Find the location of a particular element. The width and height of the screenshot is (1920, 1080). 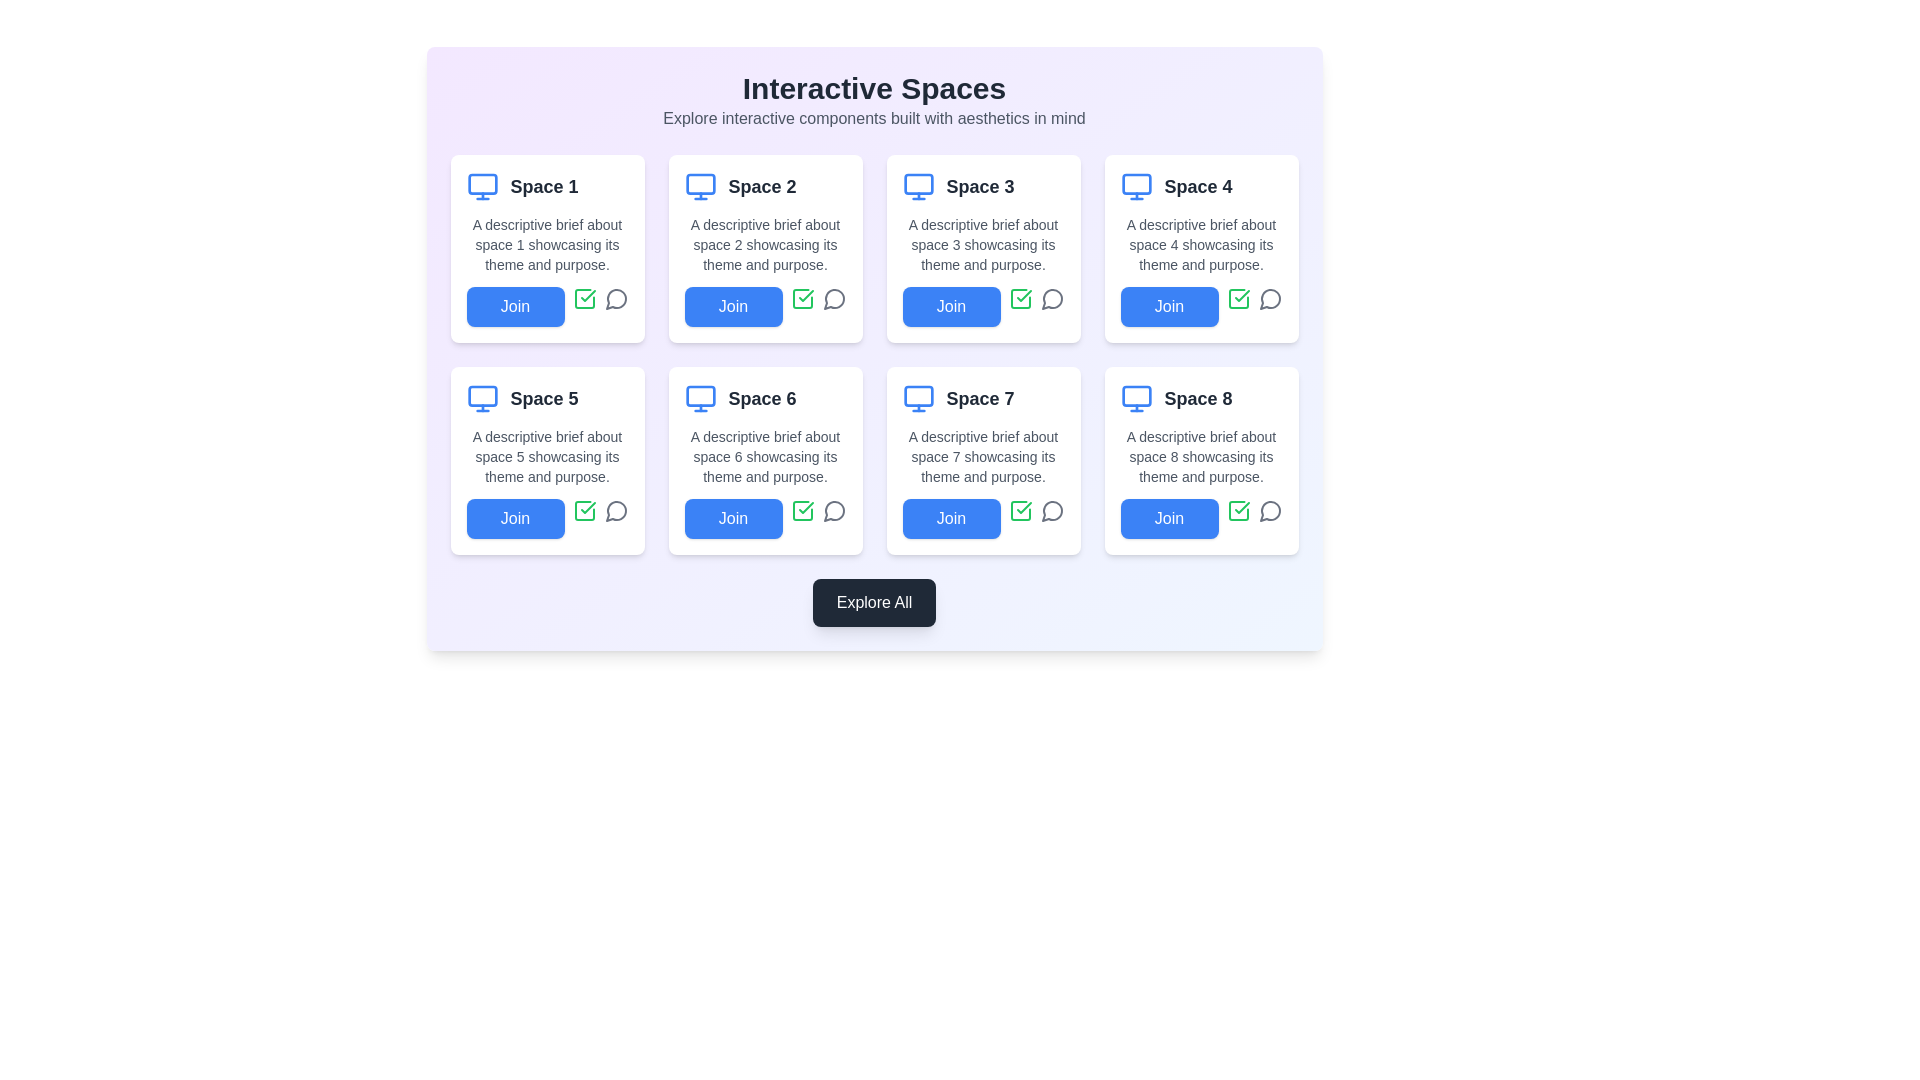

the speech bubble icon located in the bottom-right corner of the sixth card in the grid layout is located at coordinates (834, 509).